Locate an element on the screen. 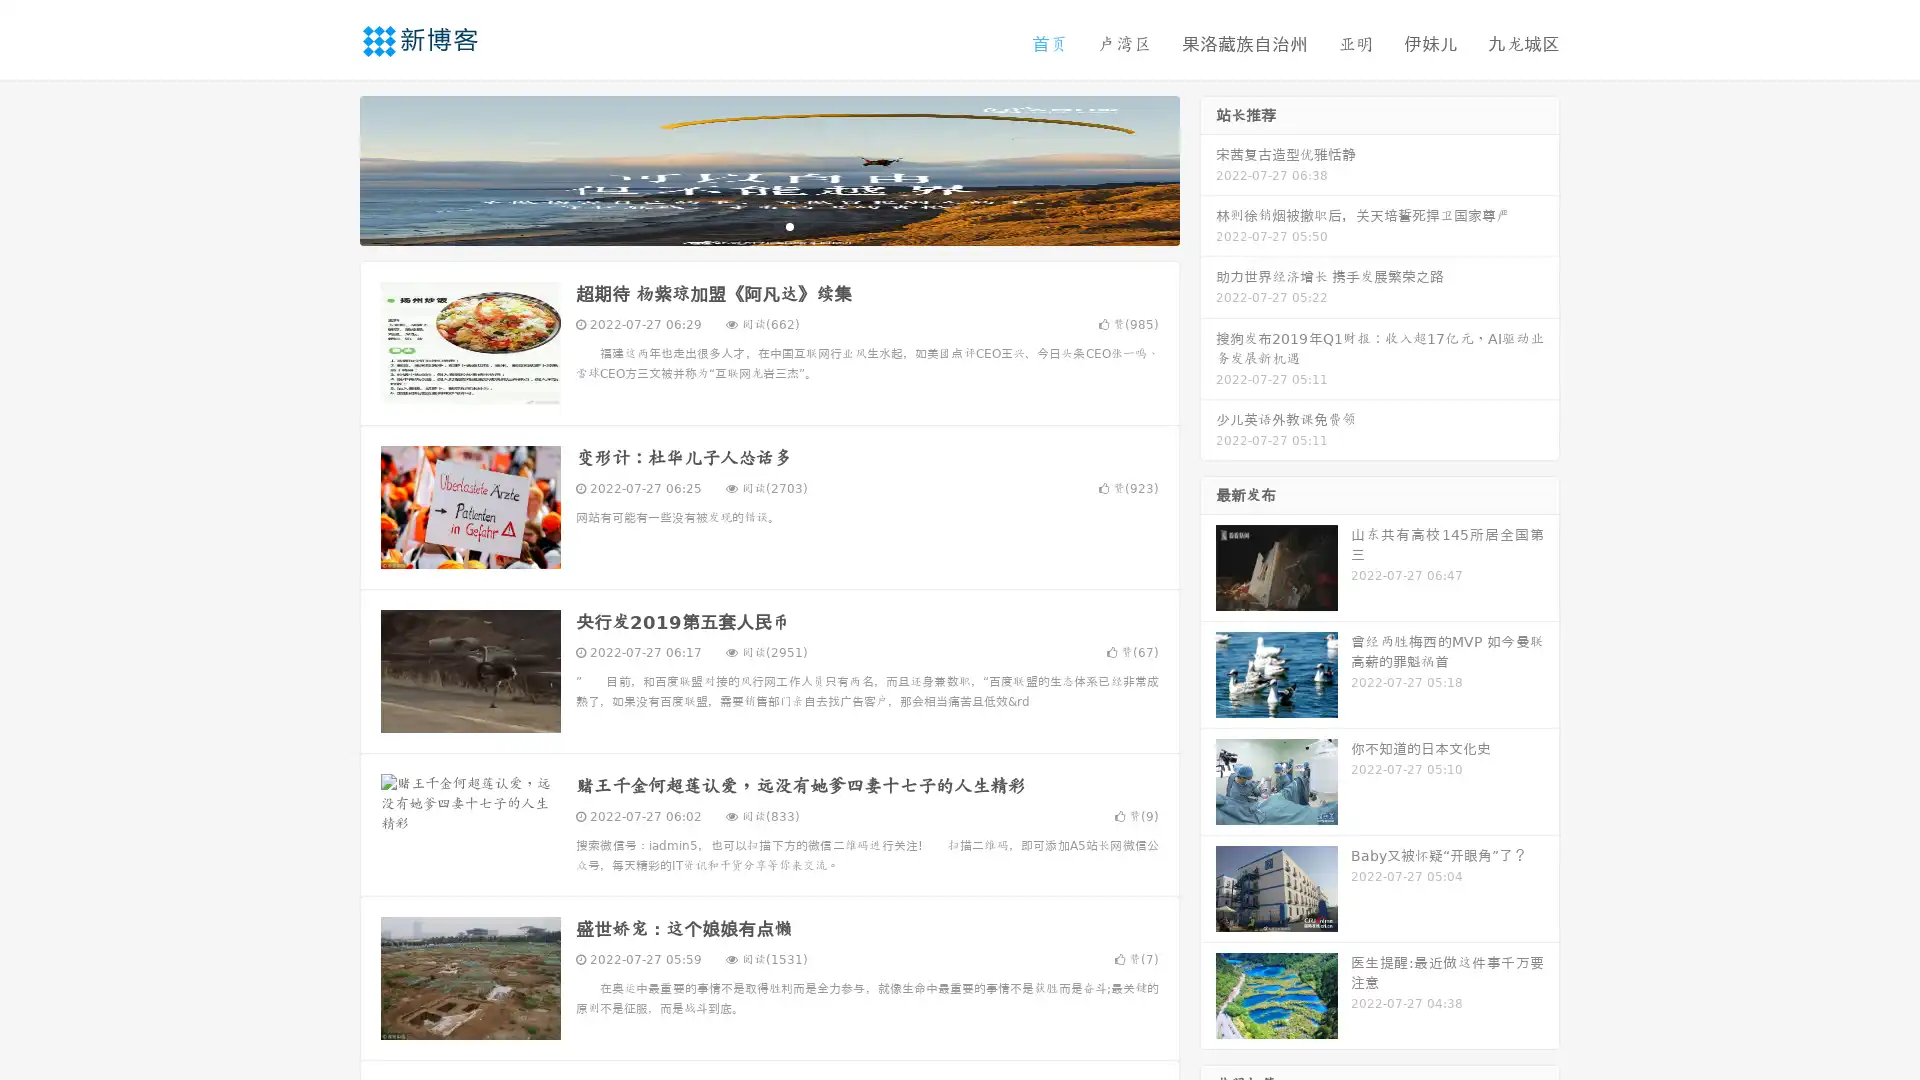 Image resolution: width=1920 pixels, height=1080 pixels. Go to slide 3 is located at coordinates (789, 225).